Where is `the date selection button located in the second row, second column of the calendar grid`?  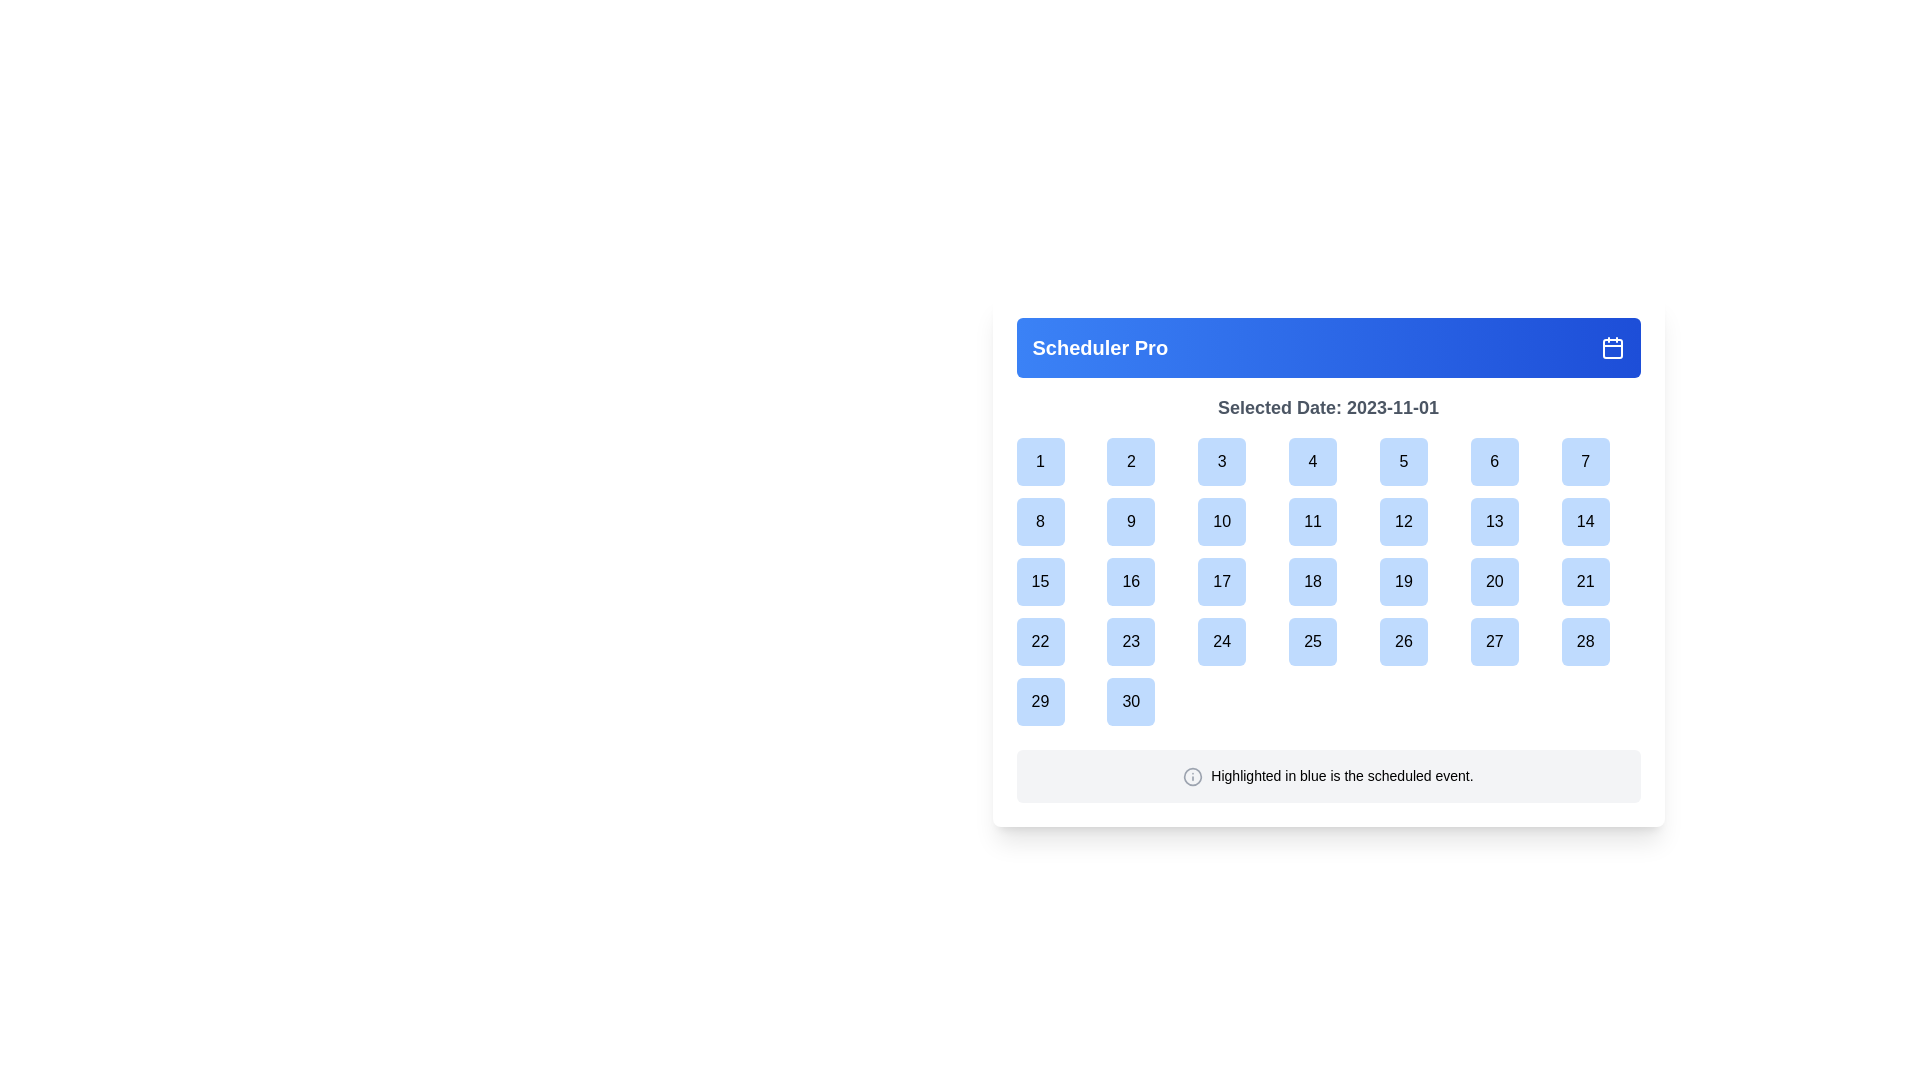
the date selection button located in the second row, second column of the calendar grid is located at coordinates (1040, 520).